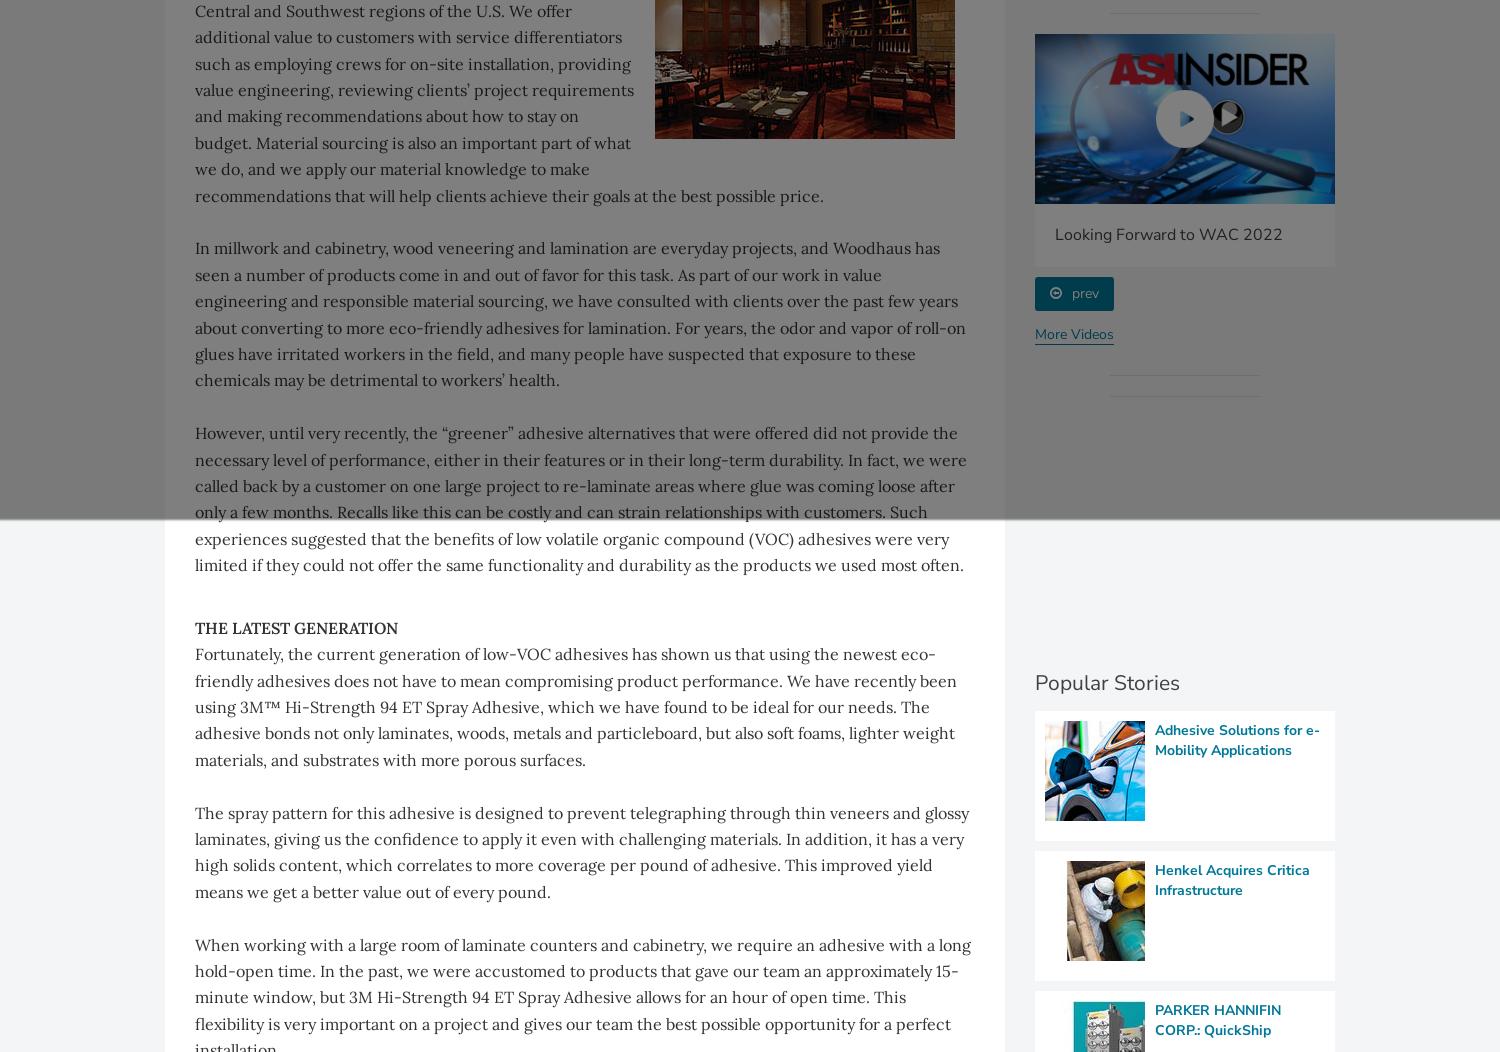  What do you see at coordinates (1073, 333) in the screenshot?
I see `'More Videos'` at bounding box center [1073, 333].